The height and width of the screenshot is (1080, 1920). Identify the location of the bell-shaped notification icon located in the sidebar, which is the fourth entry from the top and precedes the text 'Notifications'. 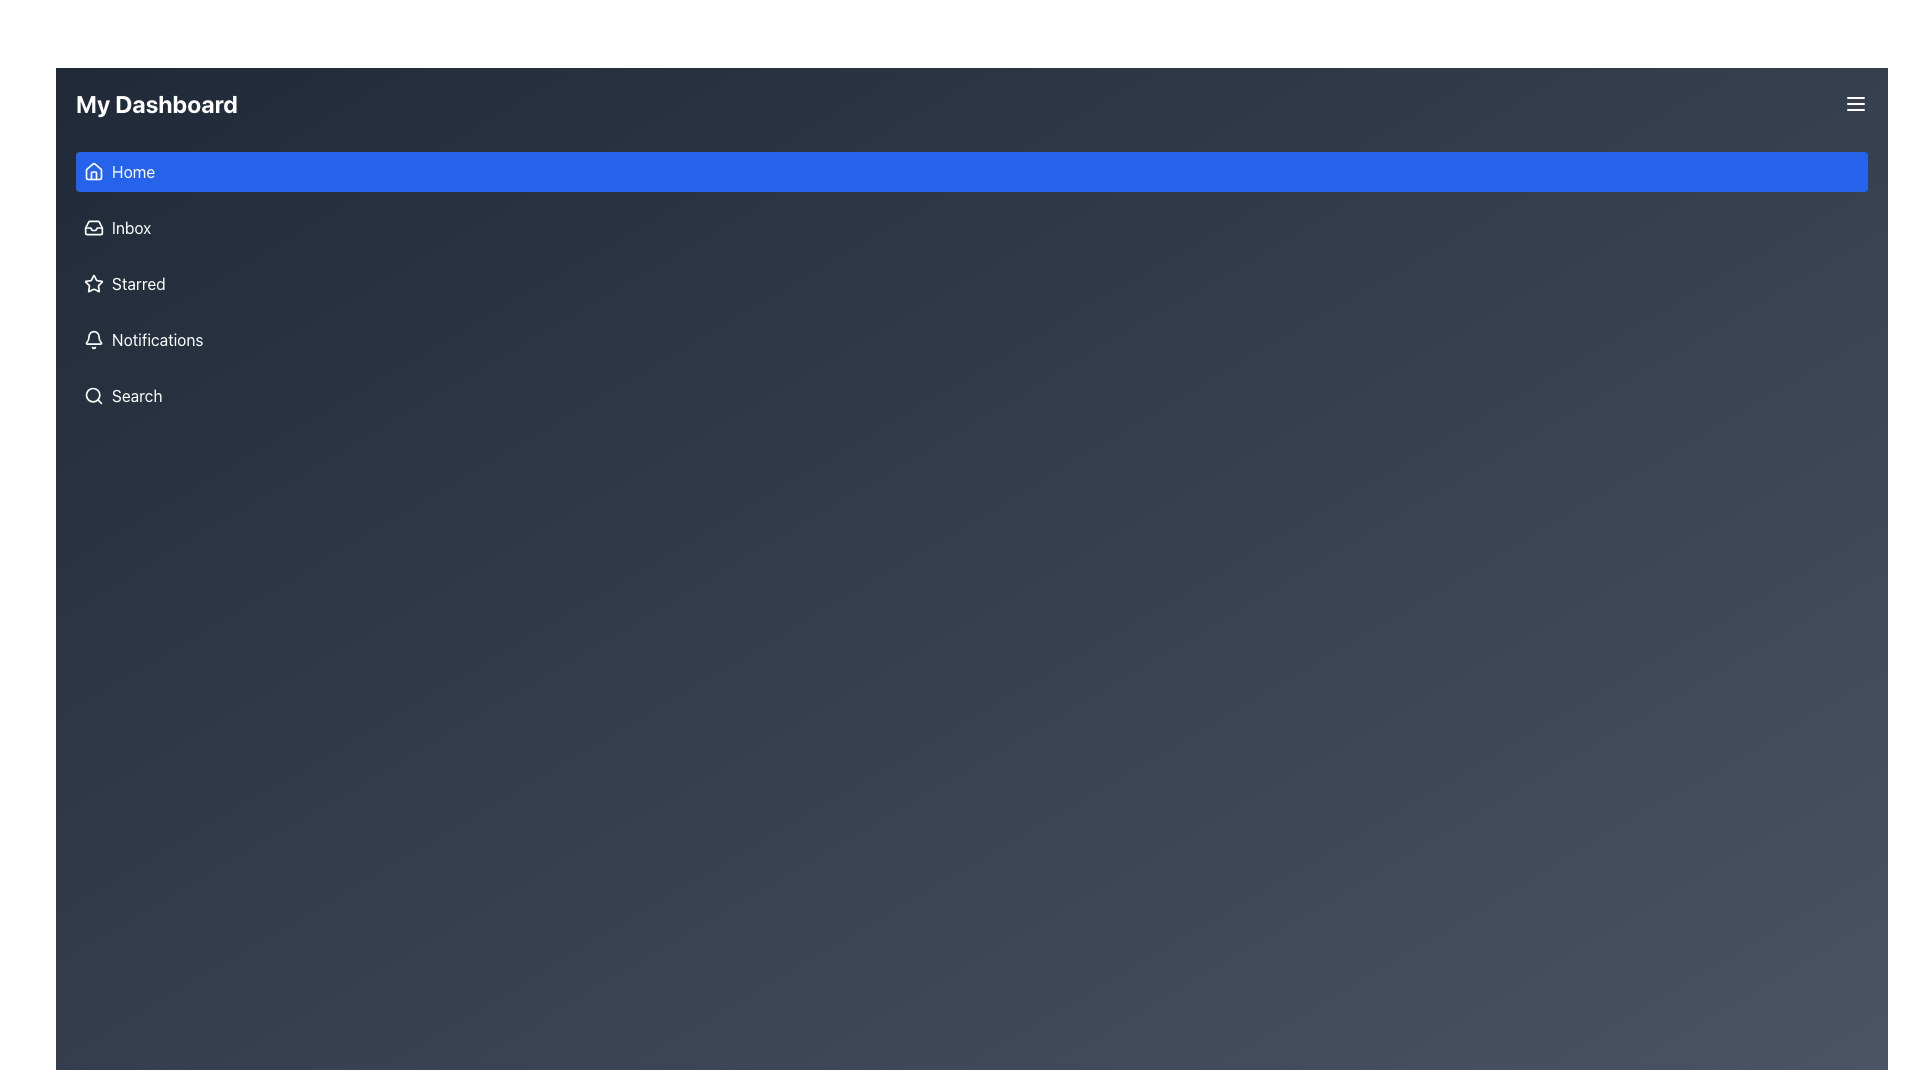
(93, 338).